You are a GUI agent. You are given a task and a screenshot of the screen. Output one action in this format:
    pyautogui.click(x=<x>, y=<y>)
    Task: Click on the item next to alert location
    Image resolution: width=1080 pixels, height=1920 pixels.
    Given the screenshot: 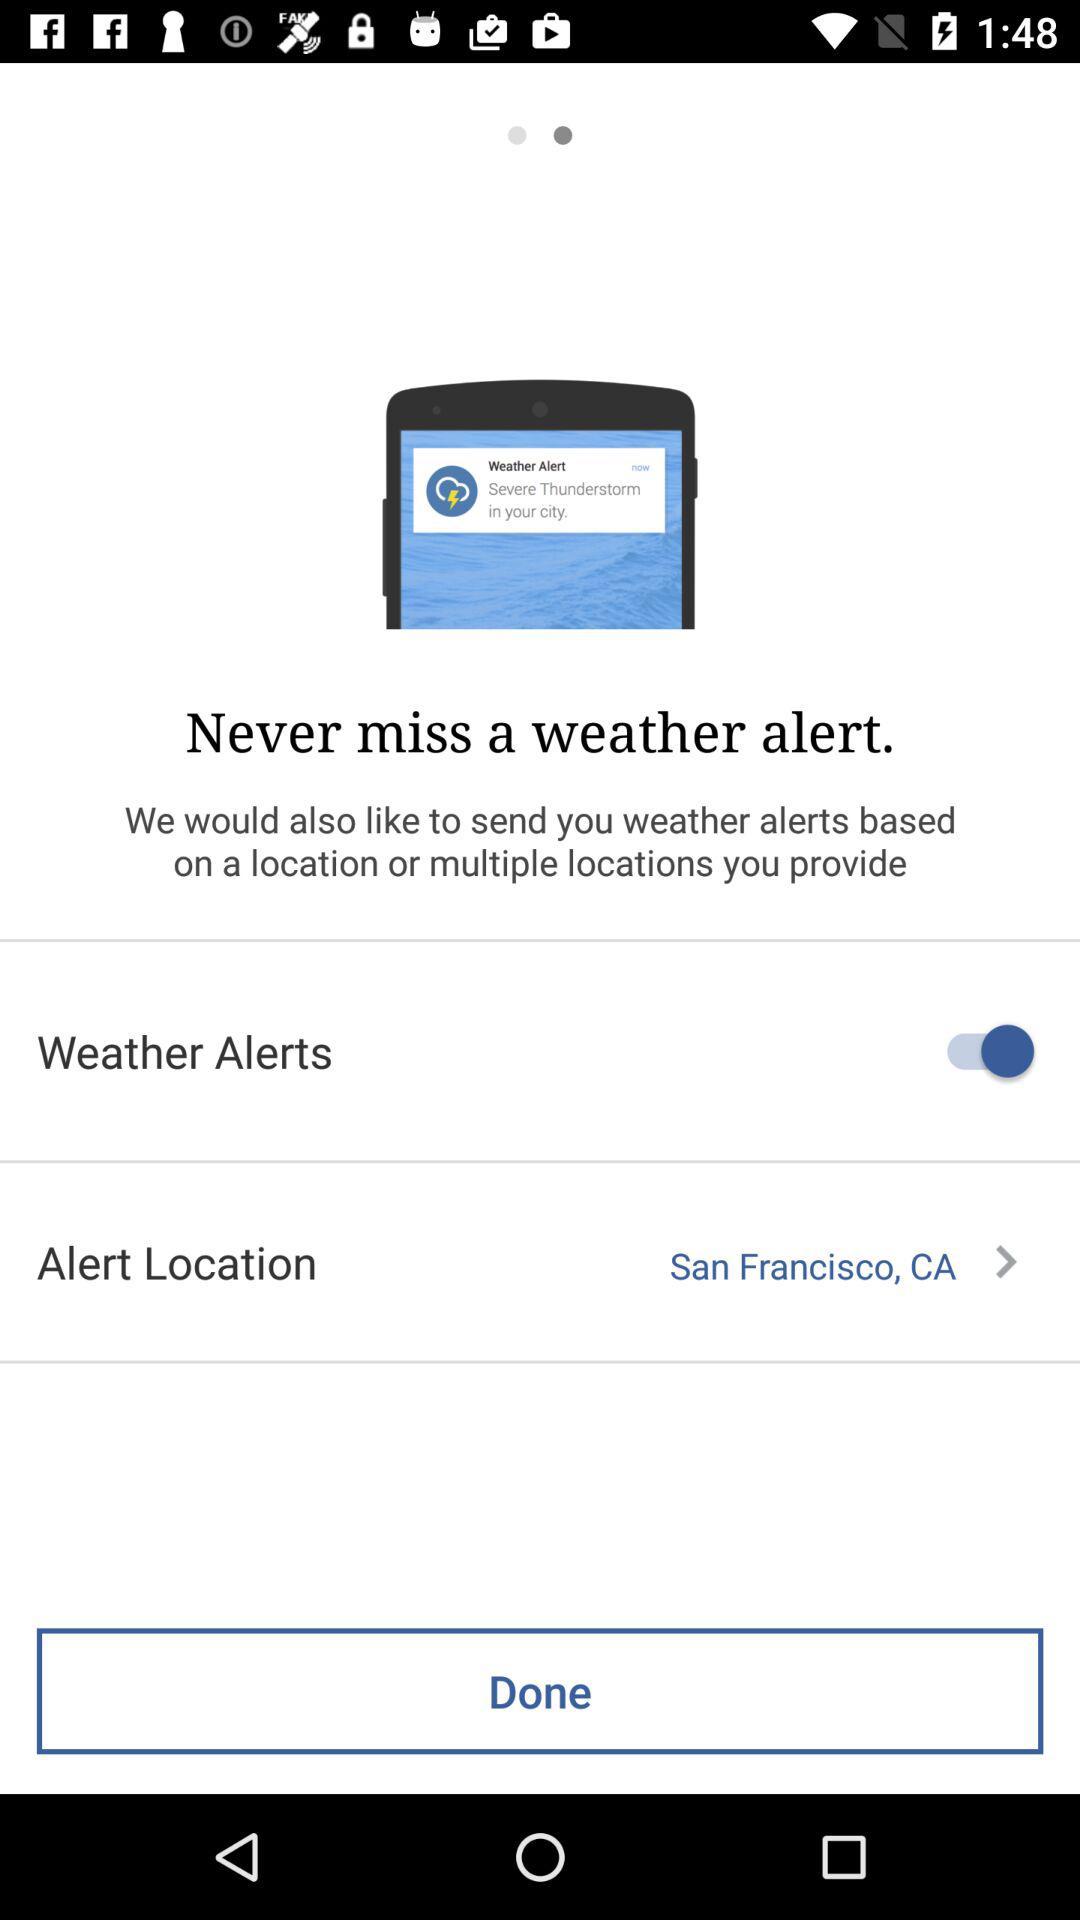 What is the action you would take?
    pyautogui.click(x=843, y=1265)
    